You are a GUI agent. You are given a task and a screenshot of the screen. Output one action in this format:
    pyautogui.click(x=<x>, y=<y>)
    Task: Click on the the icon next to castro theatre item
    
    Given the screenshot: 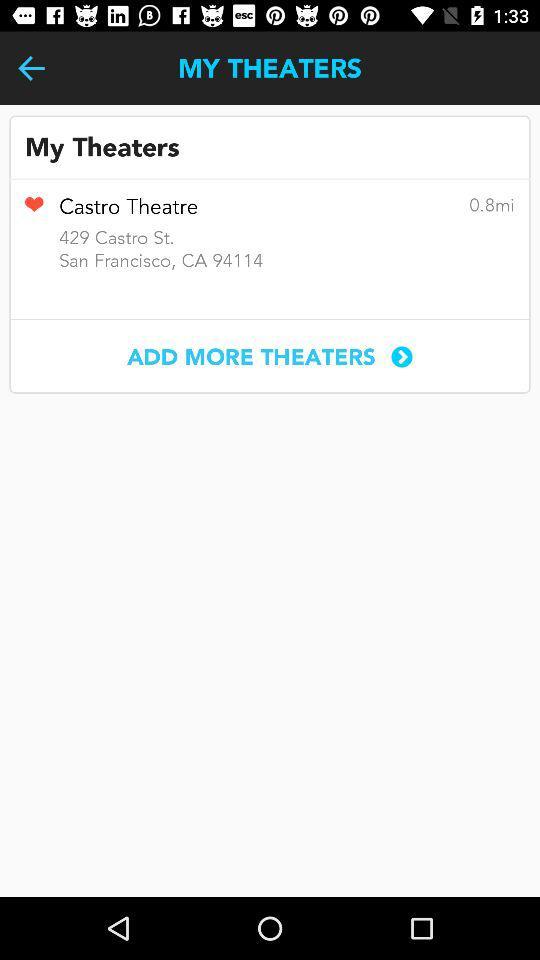 What is the action you would take?
    pyautogui.click(x=33, y=211)
    